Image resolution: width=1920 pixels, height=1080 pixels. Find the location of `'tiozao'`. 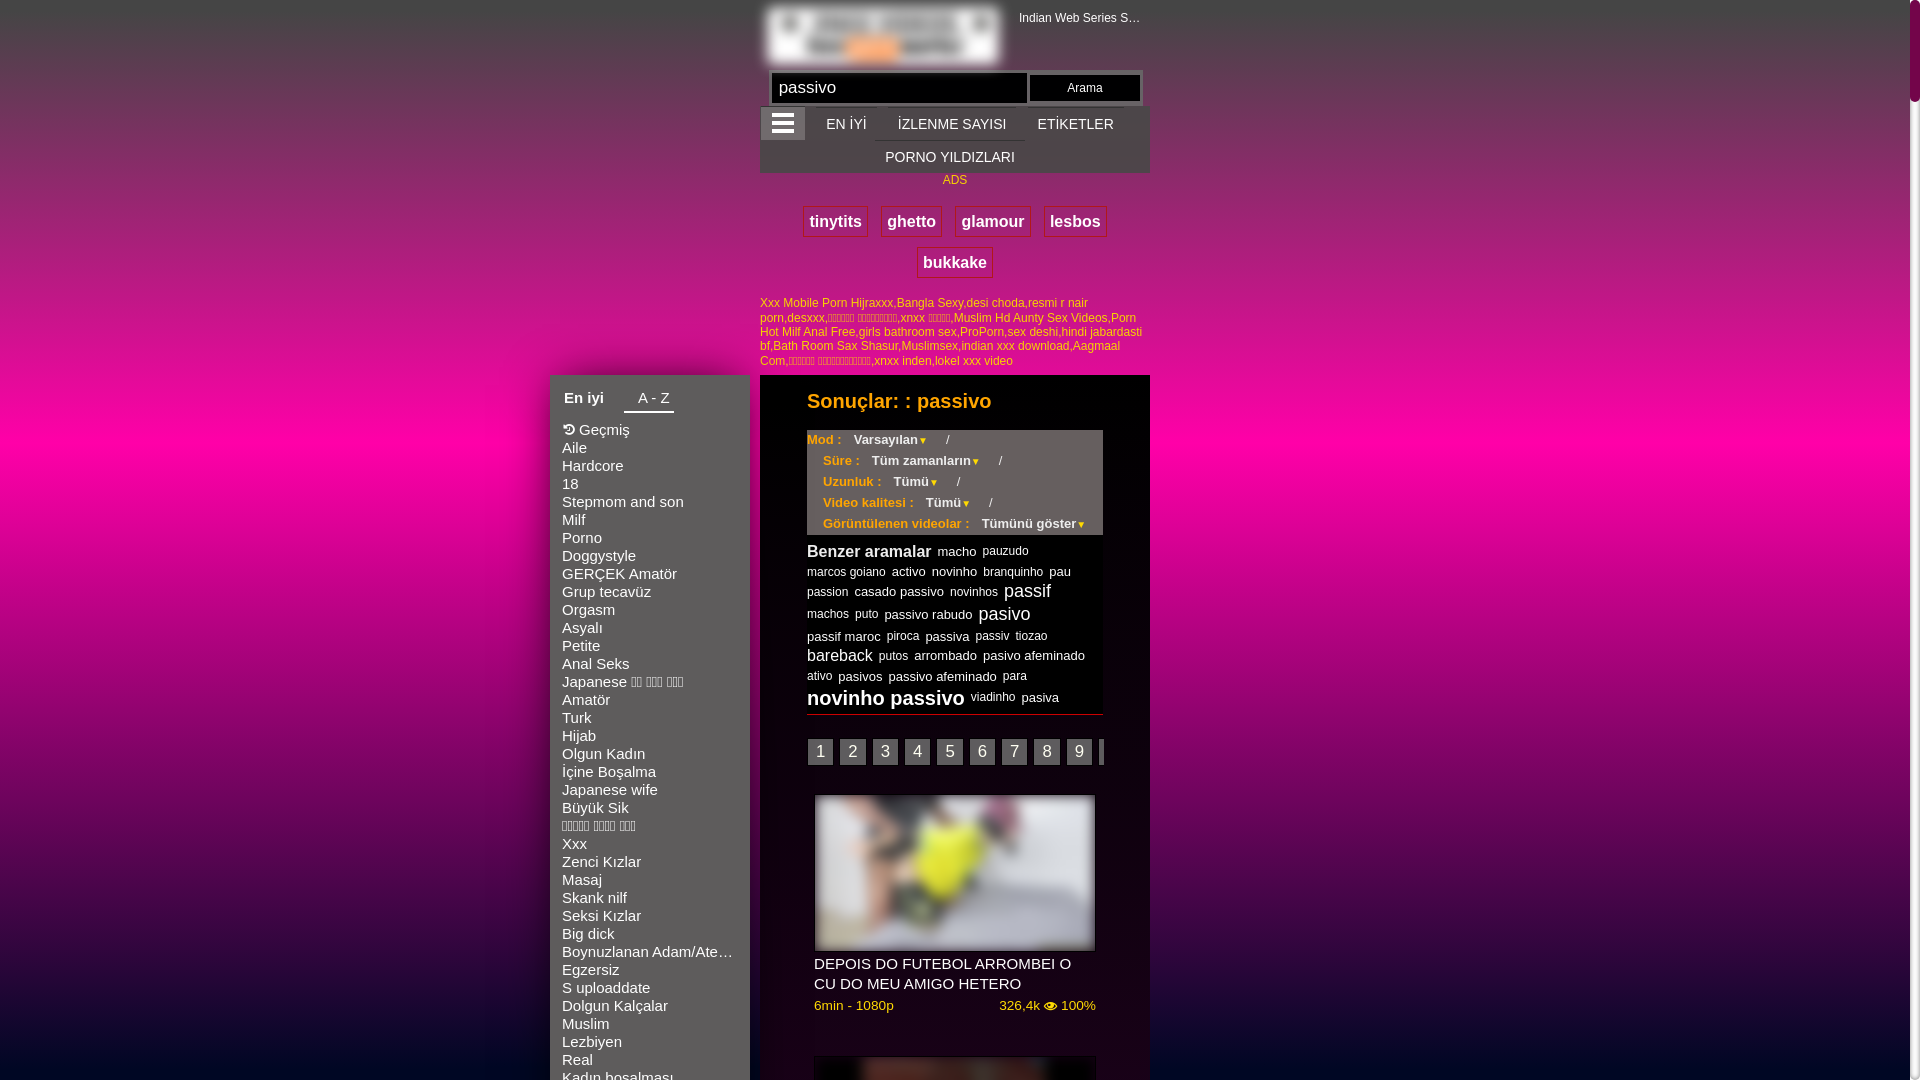

'tiozao' is located at coordinates (1031, 636).